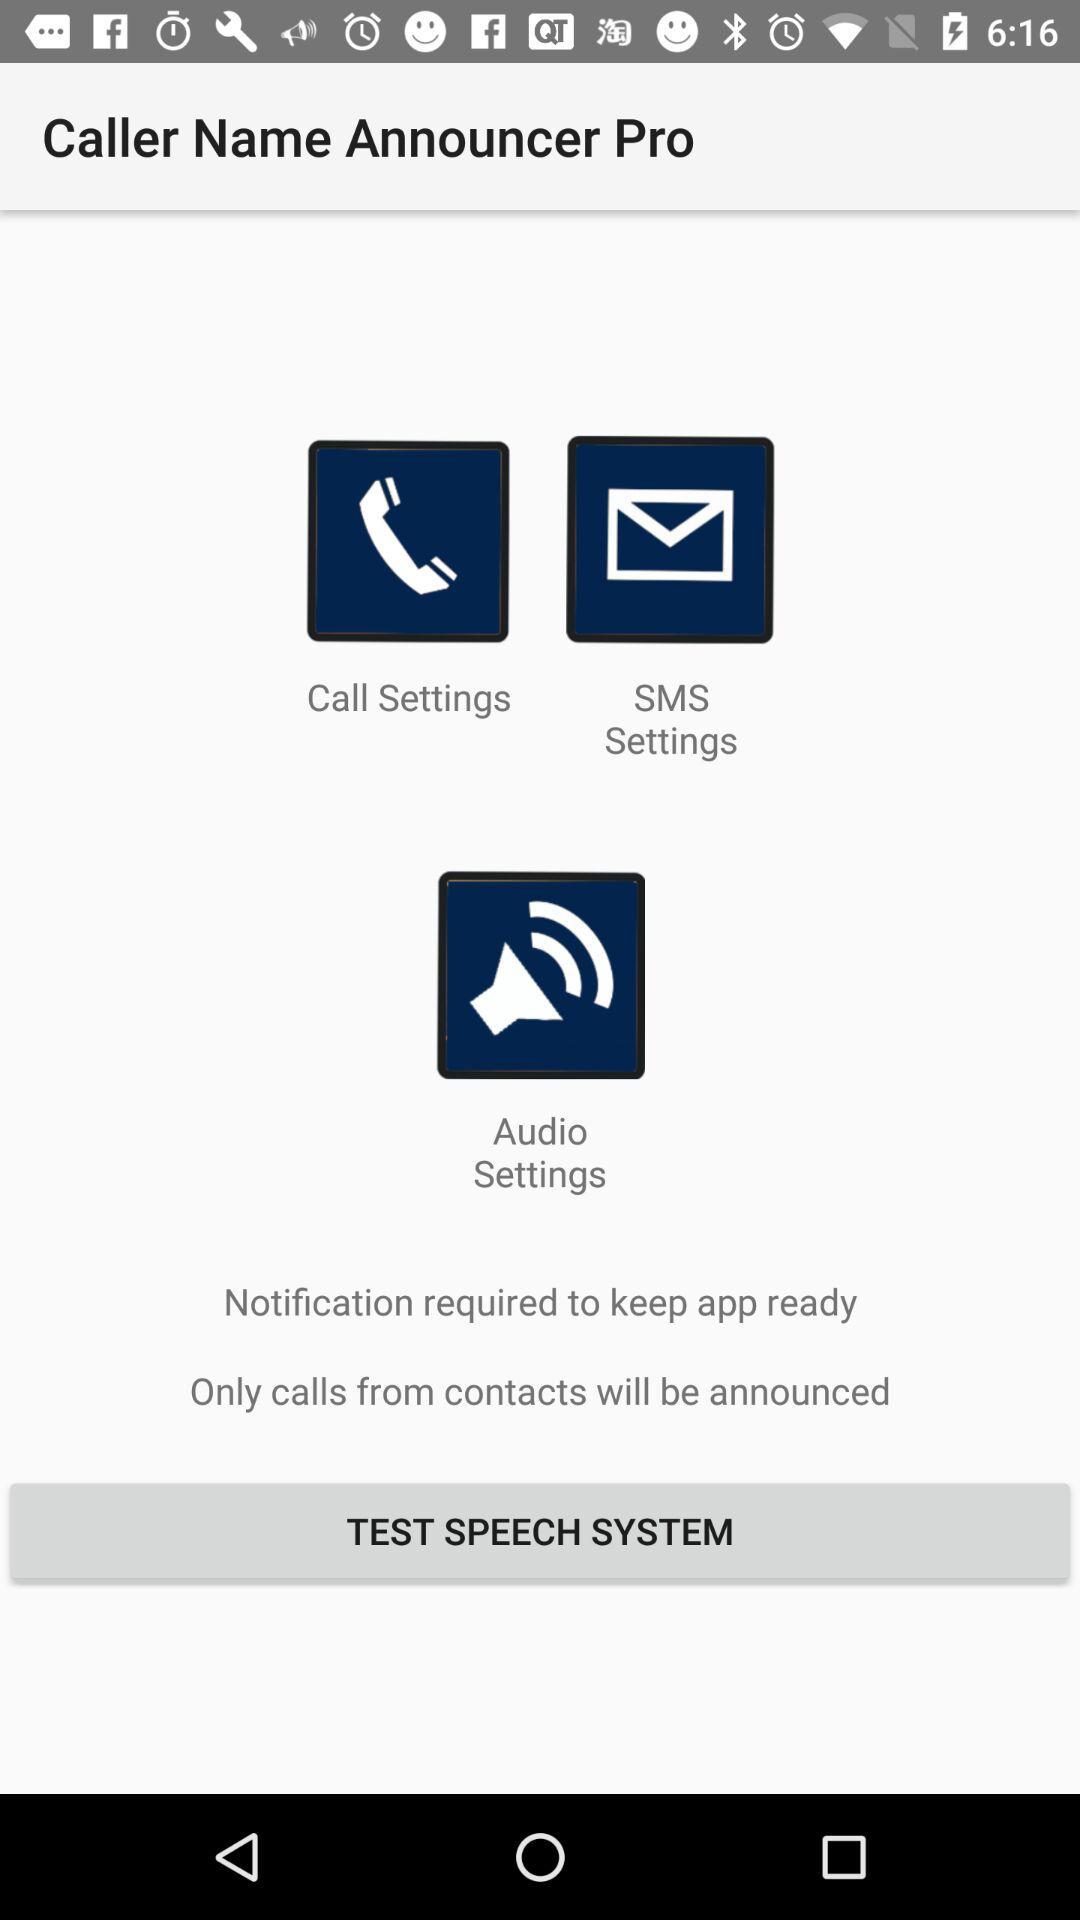 This screenshot has width=1080, height=1920. I want to click on icon below caller name announcer, so click(407, 540).